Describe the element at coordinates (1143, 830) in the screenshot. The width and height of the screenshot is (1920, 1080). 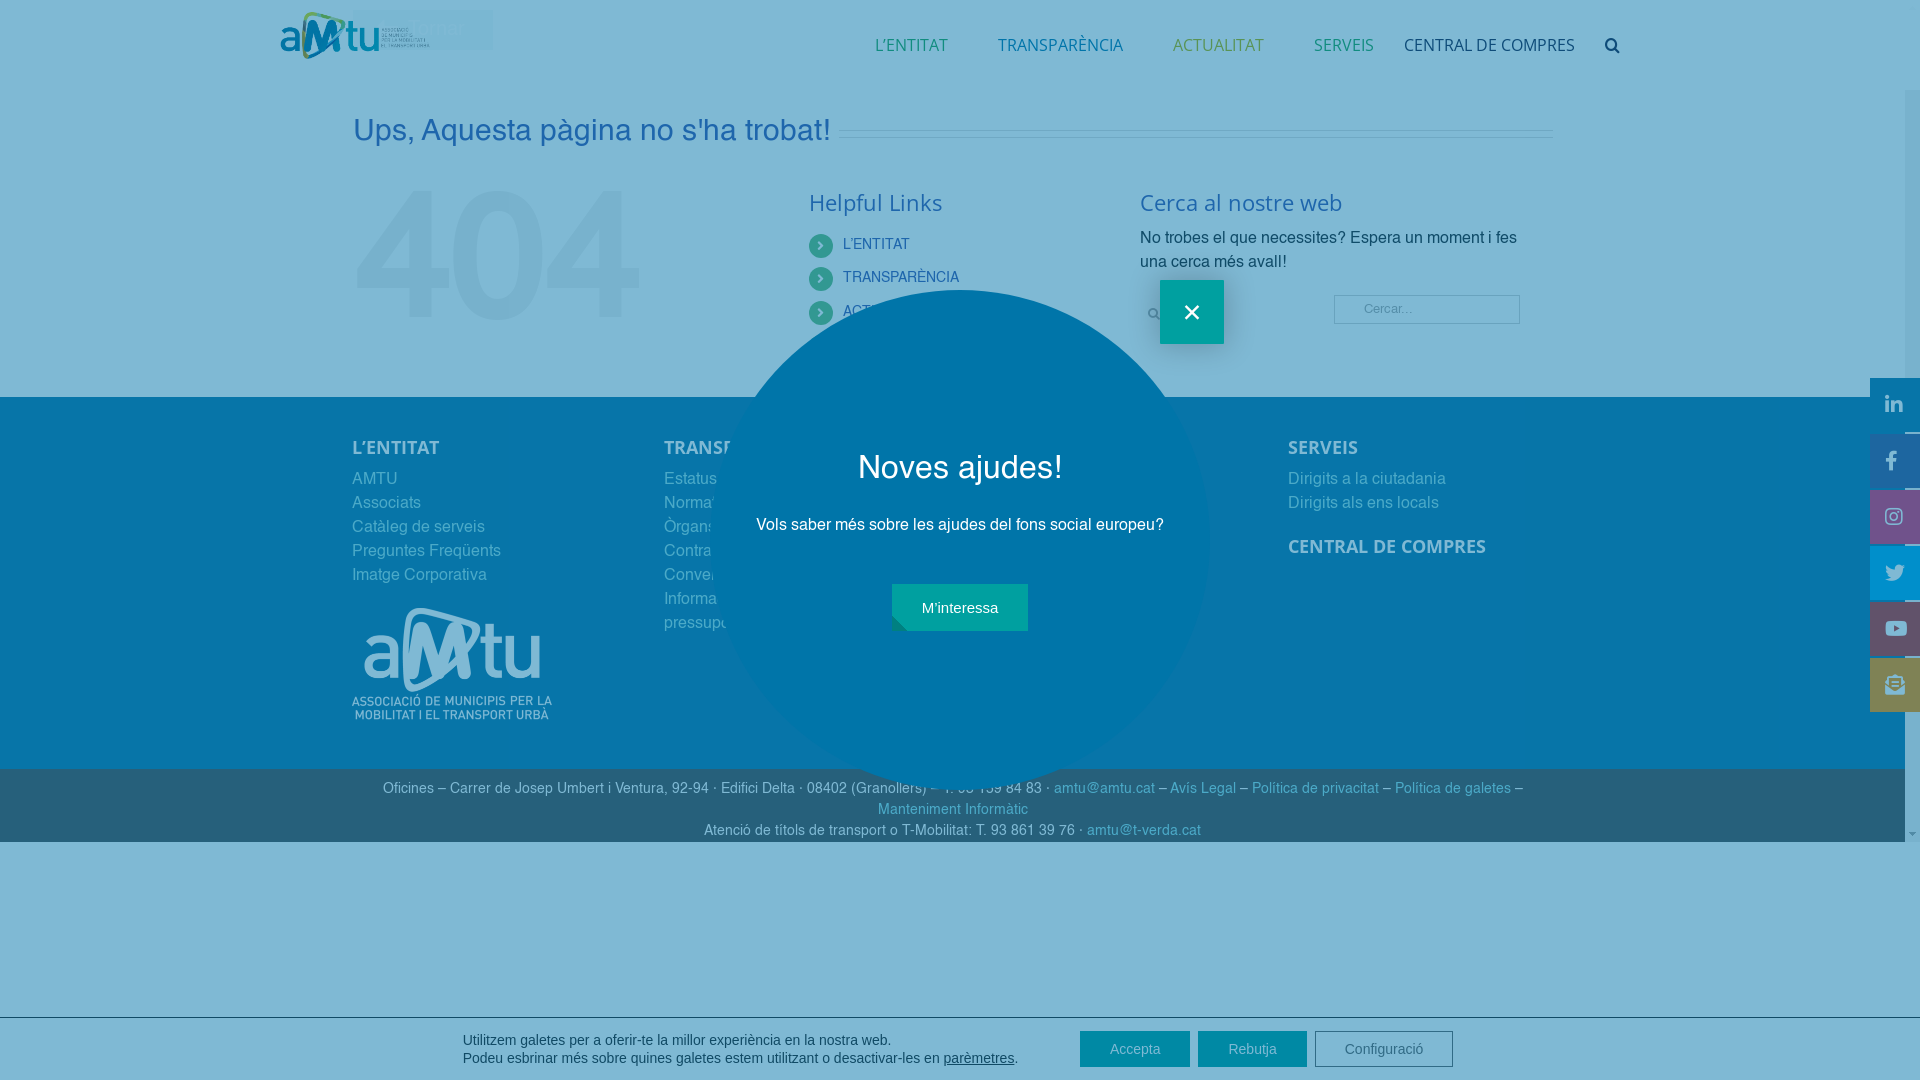
I see `'amtu@t-verda.cat'` at that location.